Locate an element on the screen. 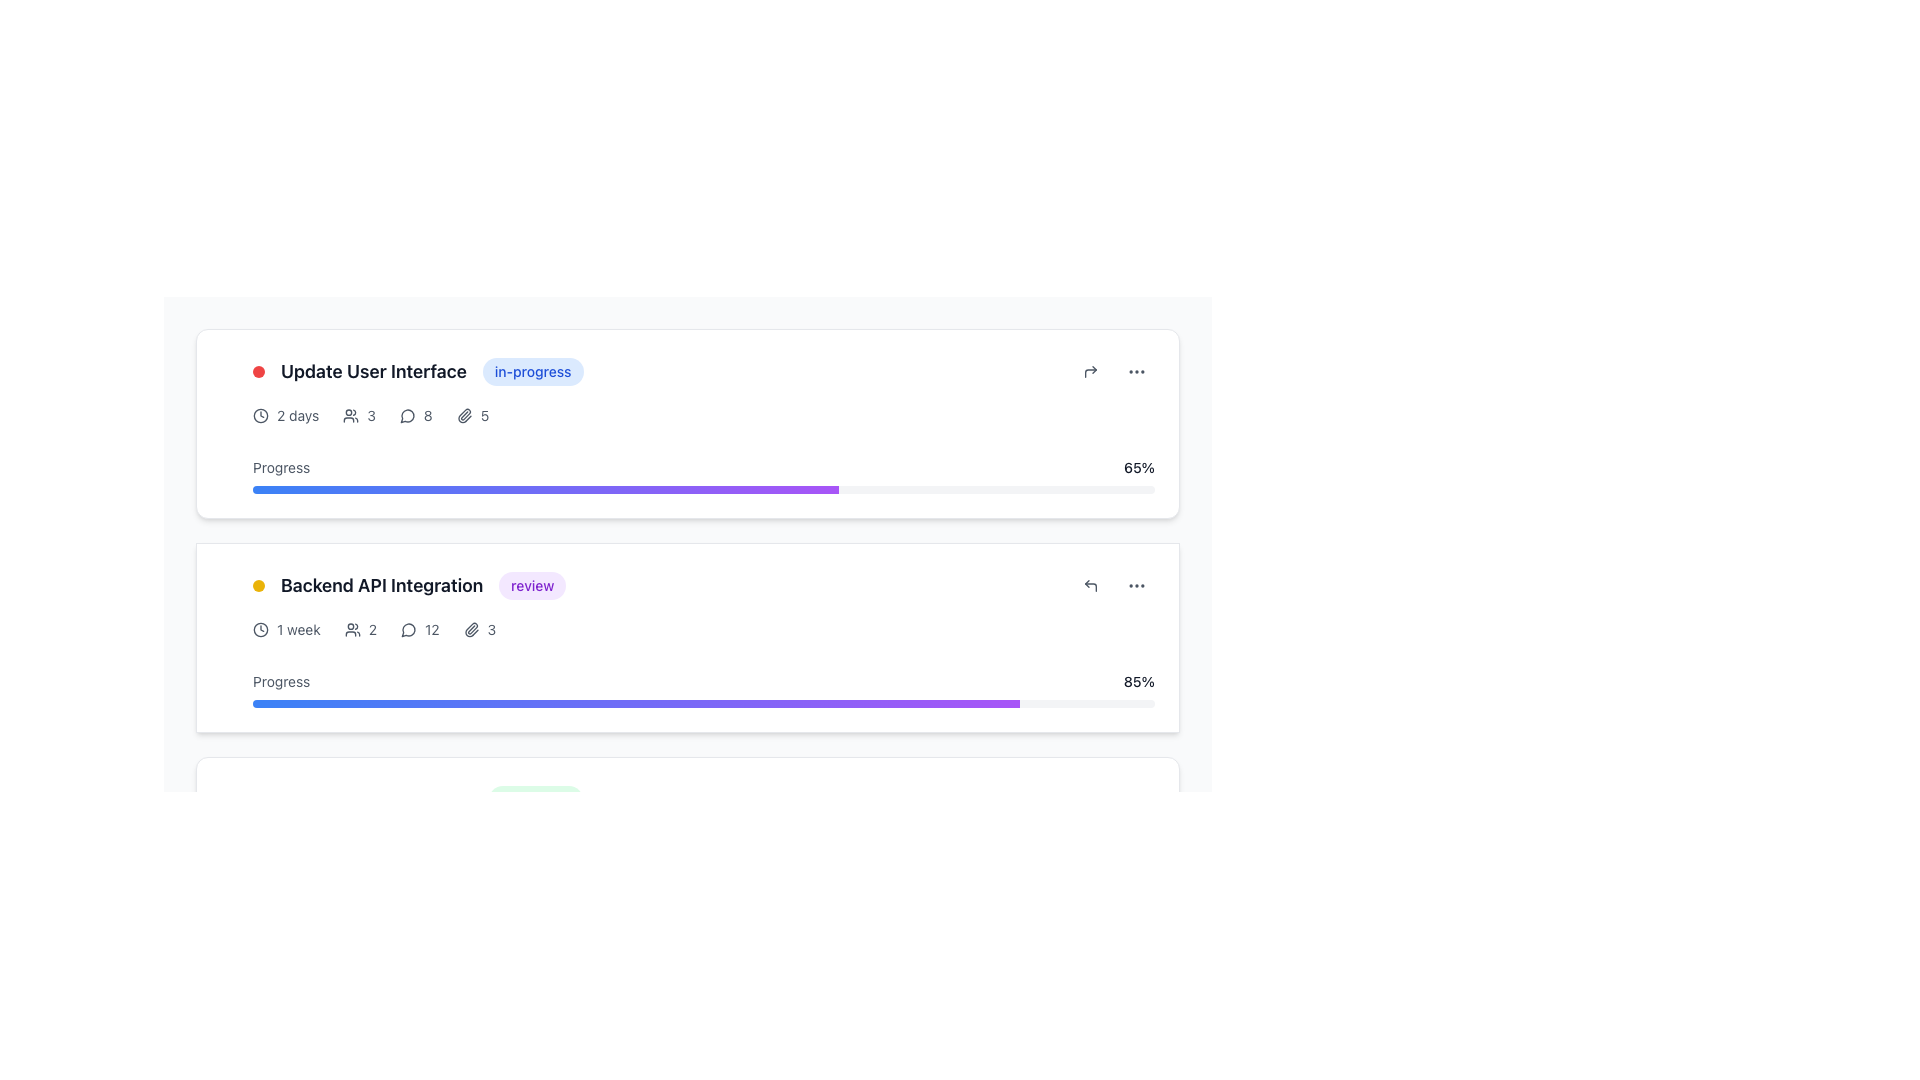 Image resolution: width=1920 pixels, height=1080 pixels. the progress bar labeled 'Progress' indicating 85% completion within the task card titled 'Backend API Integration' is located at coordinates (704, 681).